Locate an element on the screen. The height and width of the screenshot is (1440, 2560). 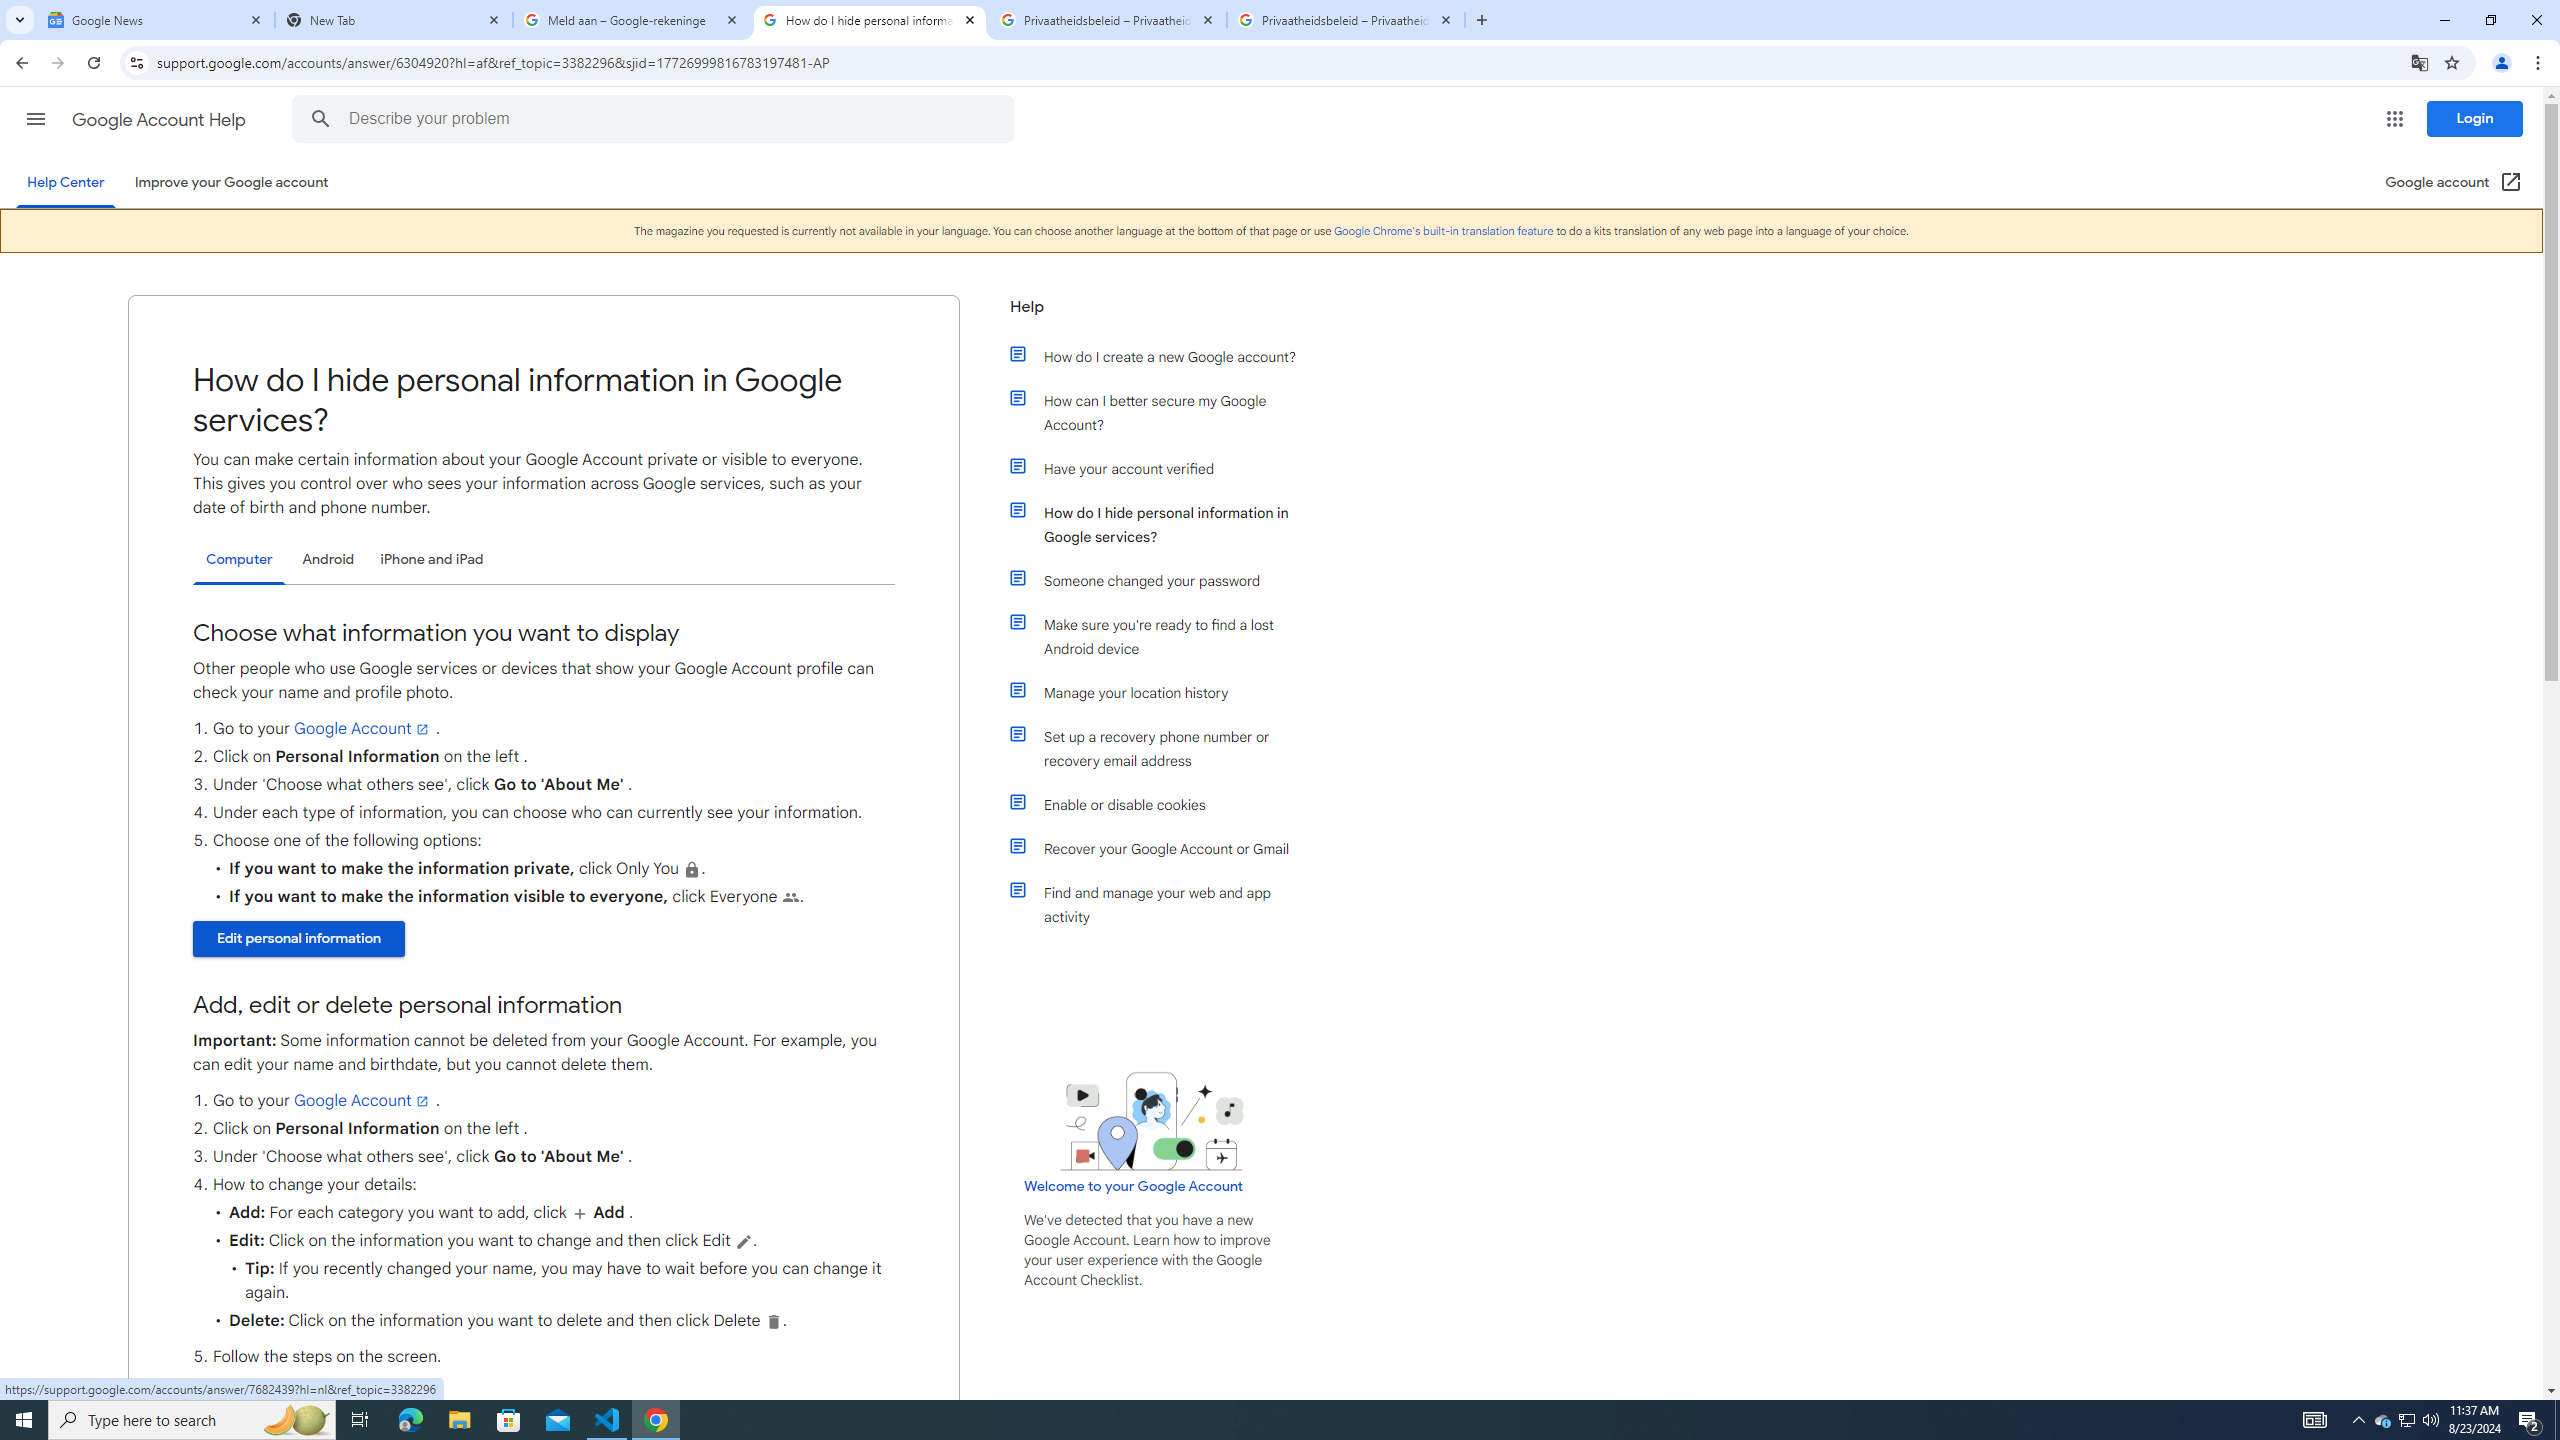
'Welcome to your Google Account' is located at coordinates (1133, 1184).